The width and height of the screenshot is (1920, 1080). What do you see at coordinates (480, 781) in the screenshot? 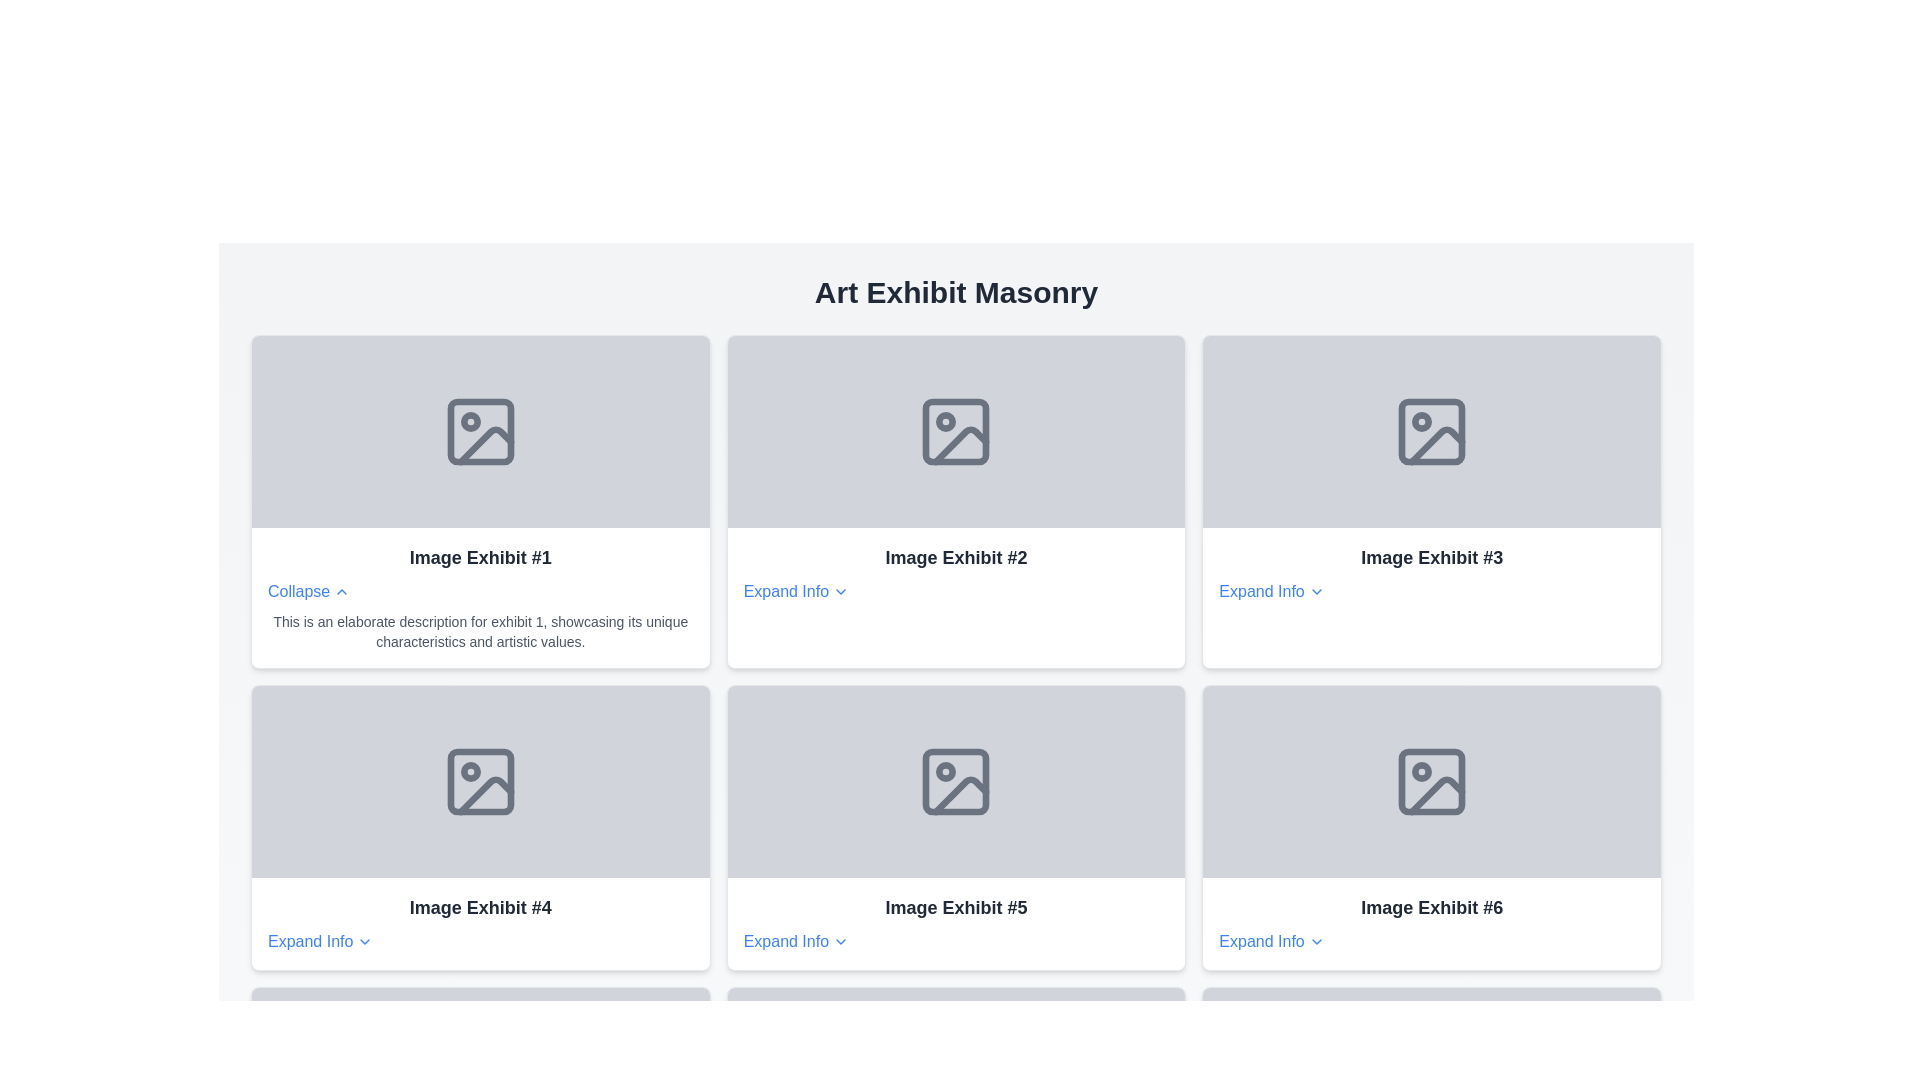
I see `the image placeholder within the card labeled 'Image Exhibit #4' located in the second row, first column of the grid layout on the Art Exhibit Masonry page` at bounding box center [480, 781].